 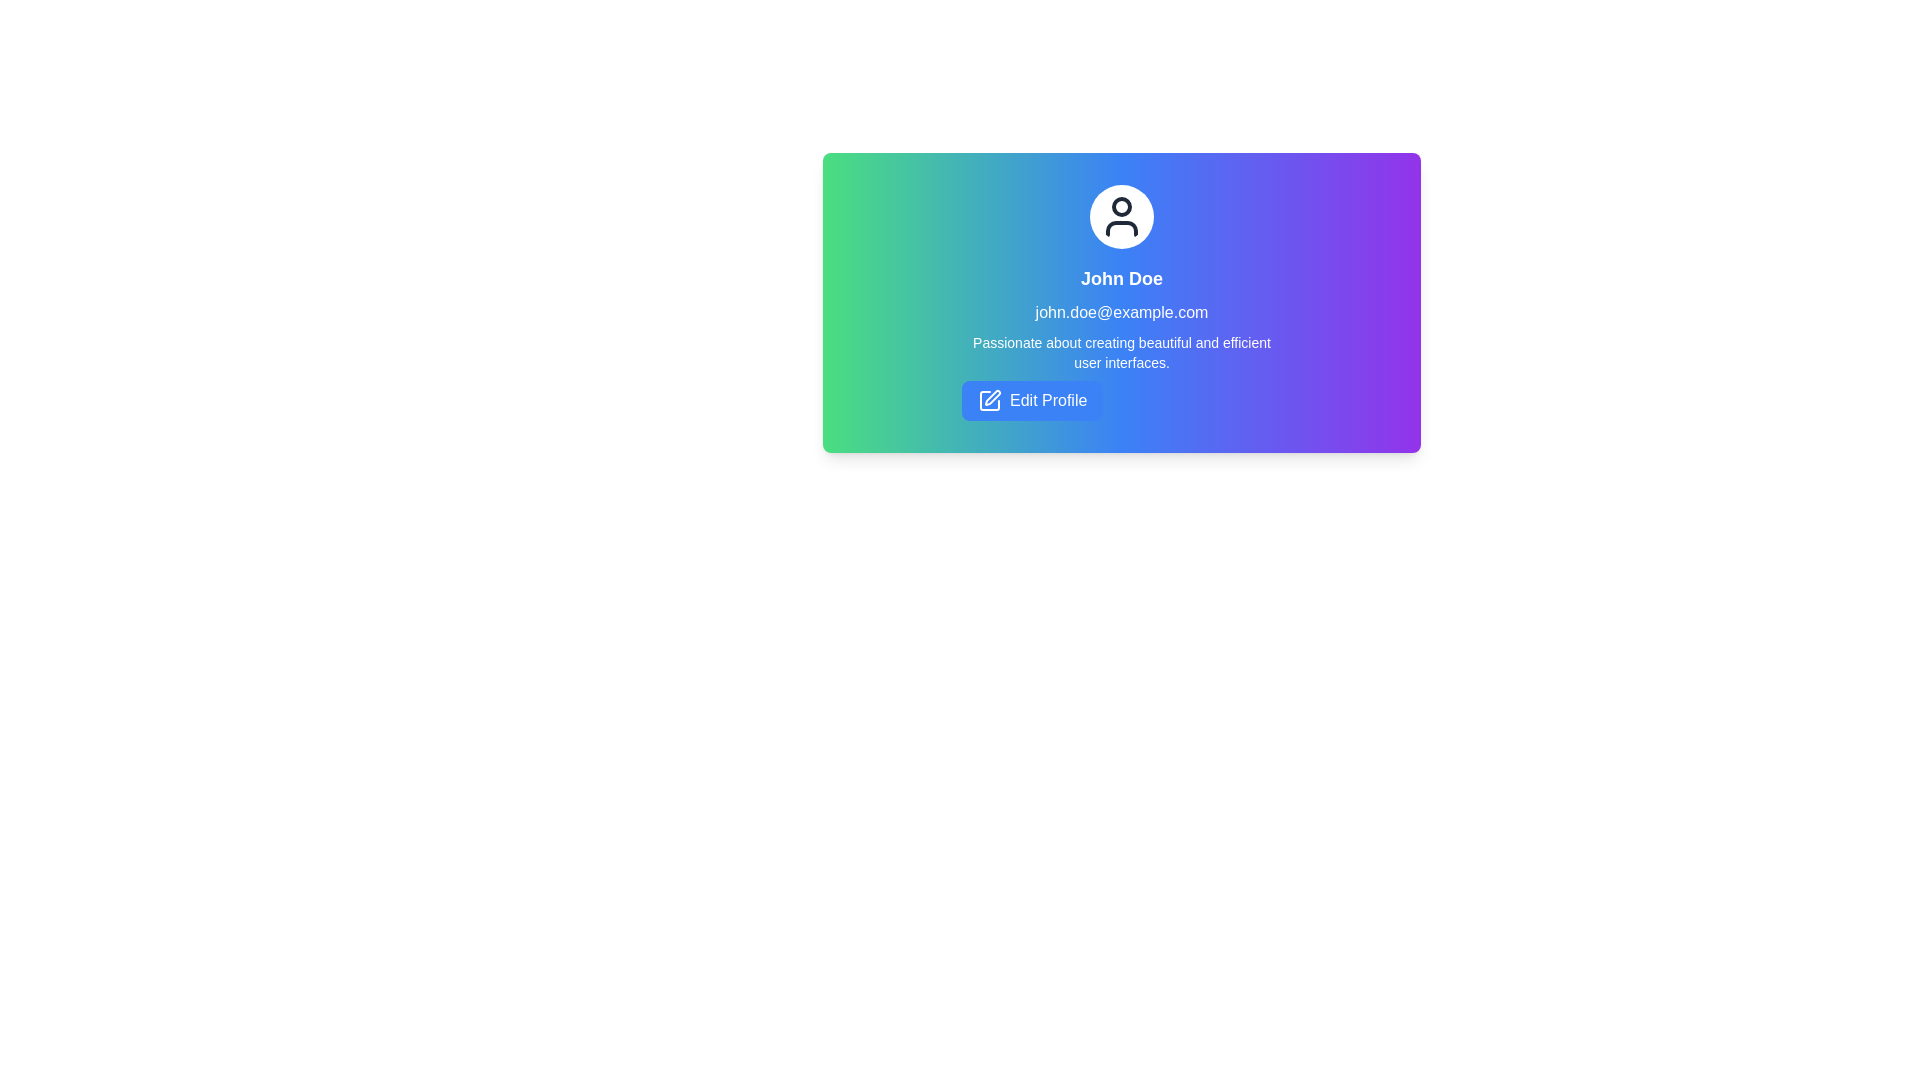 What do you see at coordinates (993, 397) in the screenshot?
I see `the pen icon within the 'Edit Profile' button, which is part of a gradient-colored card layout` at bounding box center [993, 397].